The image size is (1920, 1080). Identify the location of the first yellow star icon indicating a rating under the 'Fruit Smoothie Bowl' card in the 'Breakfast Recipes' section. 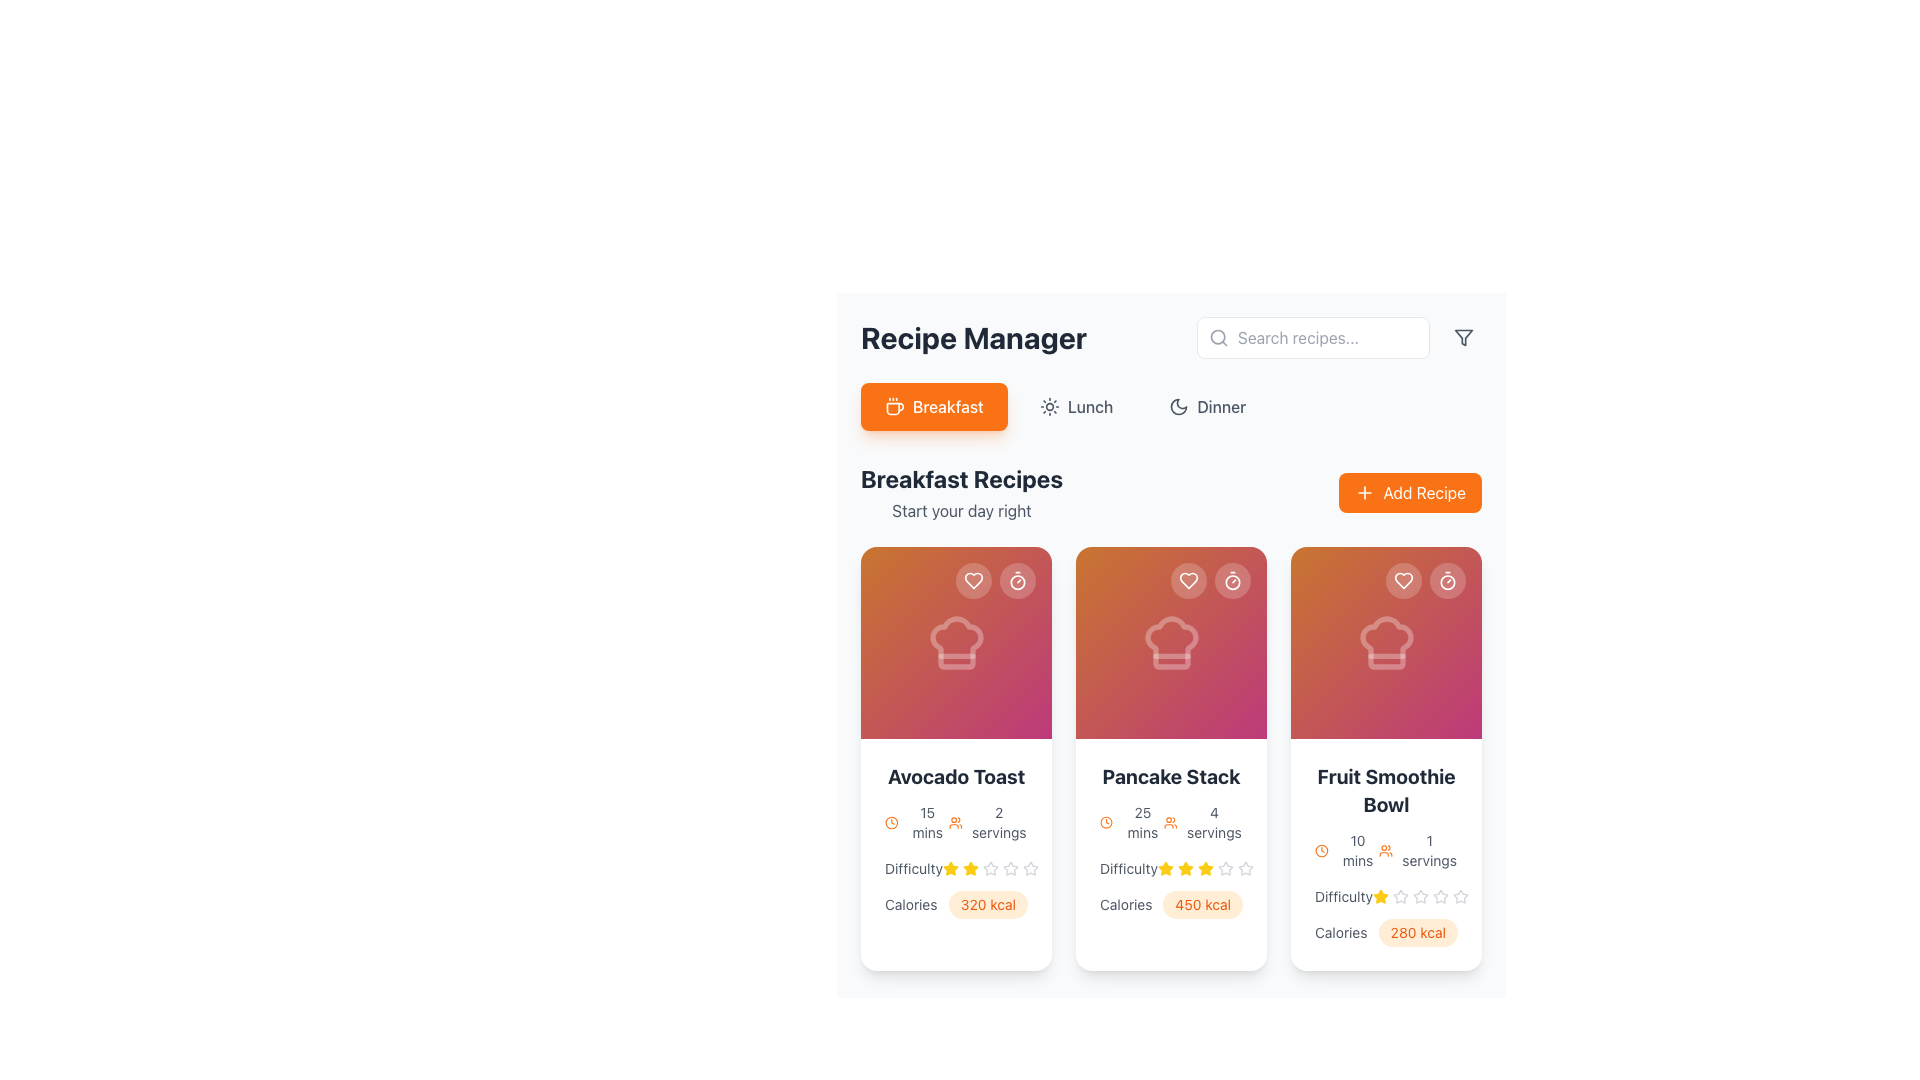
(1379, 895).